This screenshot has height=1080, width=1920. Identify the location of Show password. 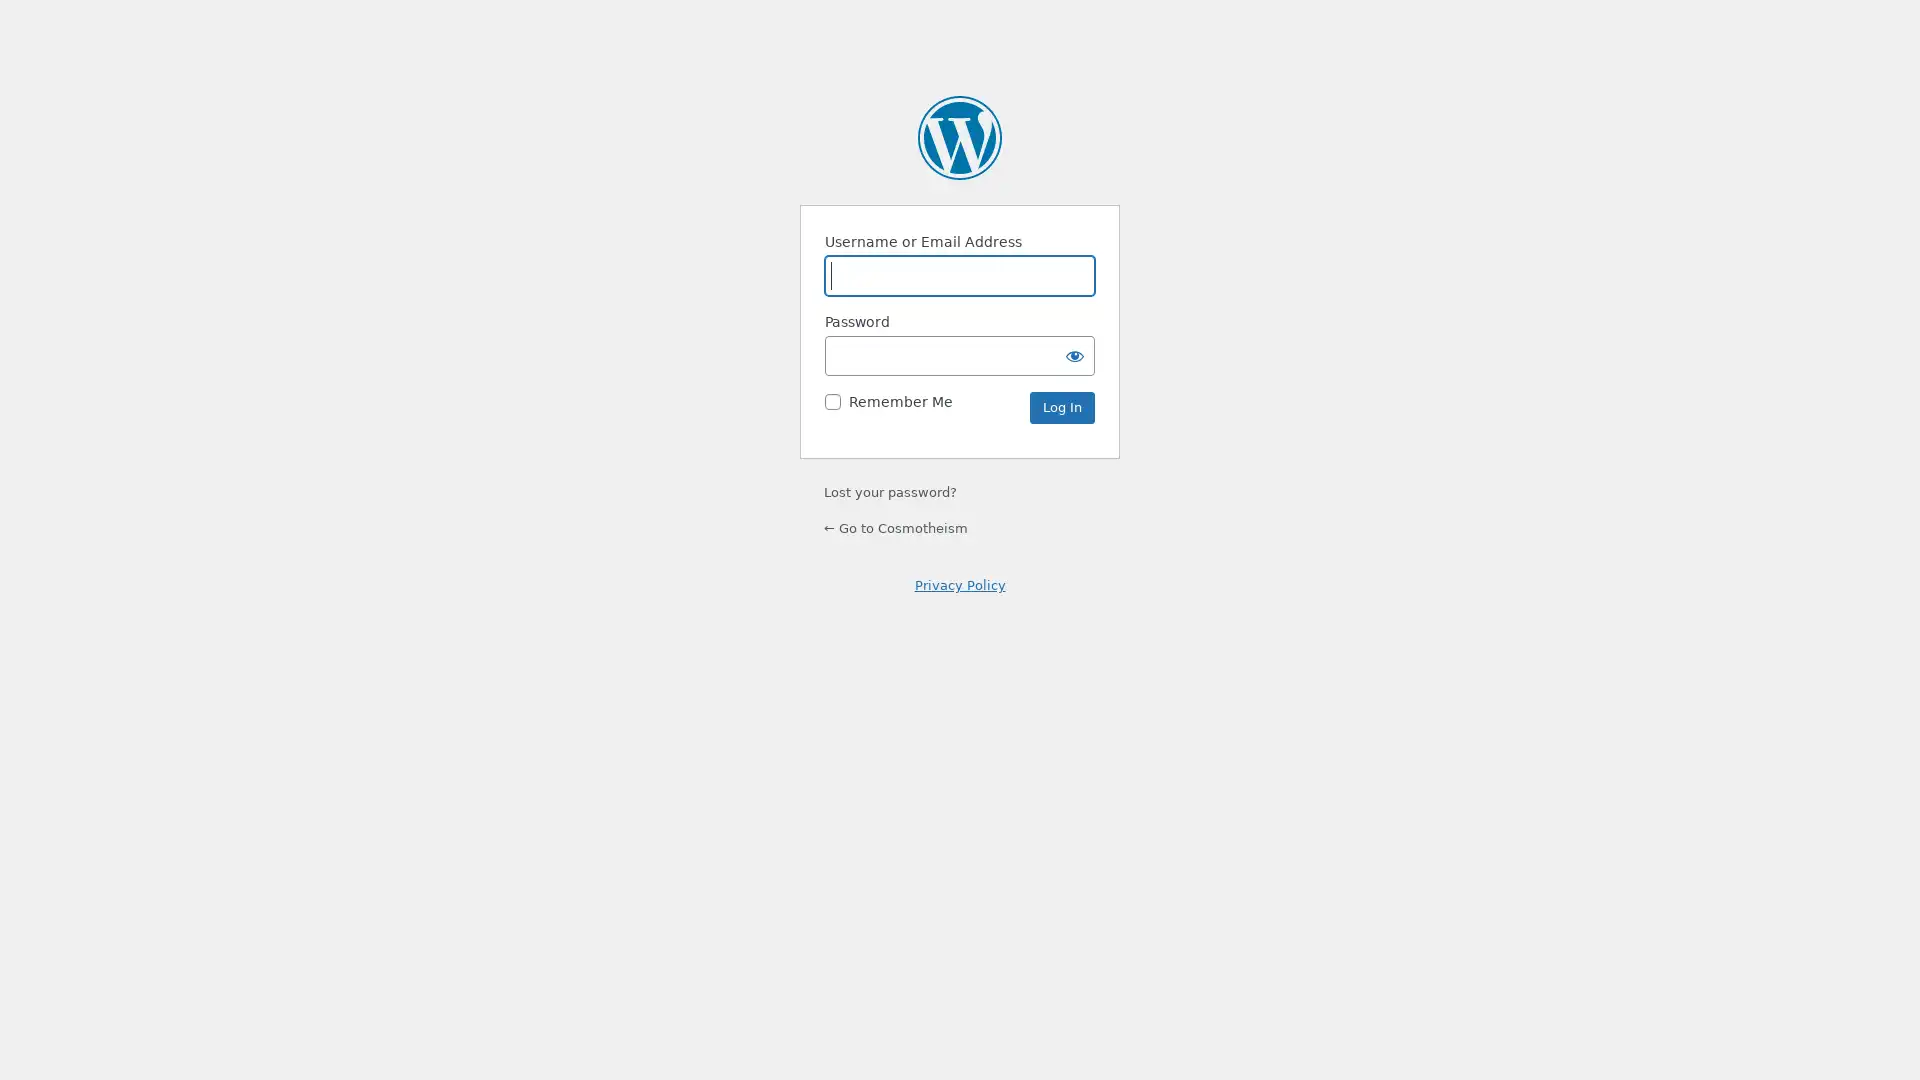
(1074, 354).